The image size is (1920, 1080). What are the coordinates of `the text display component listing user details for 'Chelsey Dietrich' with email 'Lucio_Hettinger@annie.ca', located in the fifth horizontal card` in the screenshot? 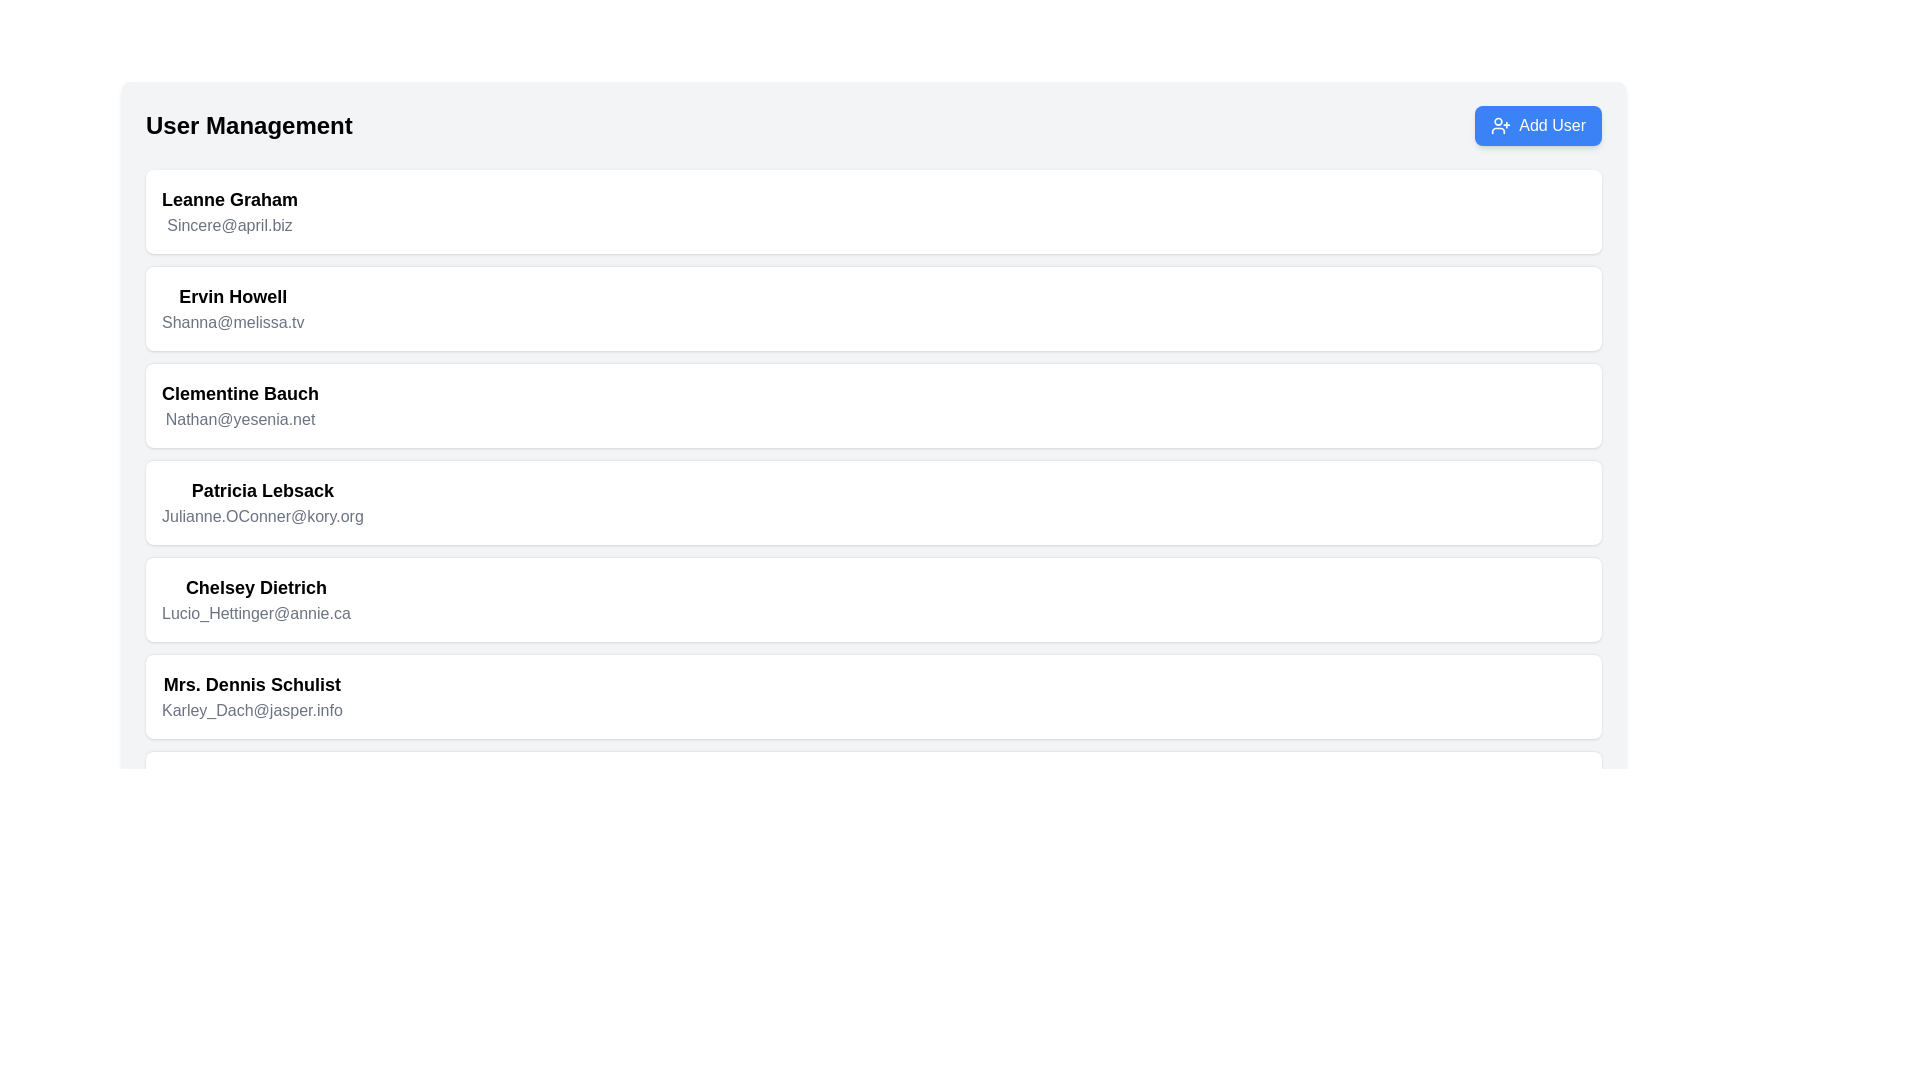 It's located at (255, 599).